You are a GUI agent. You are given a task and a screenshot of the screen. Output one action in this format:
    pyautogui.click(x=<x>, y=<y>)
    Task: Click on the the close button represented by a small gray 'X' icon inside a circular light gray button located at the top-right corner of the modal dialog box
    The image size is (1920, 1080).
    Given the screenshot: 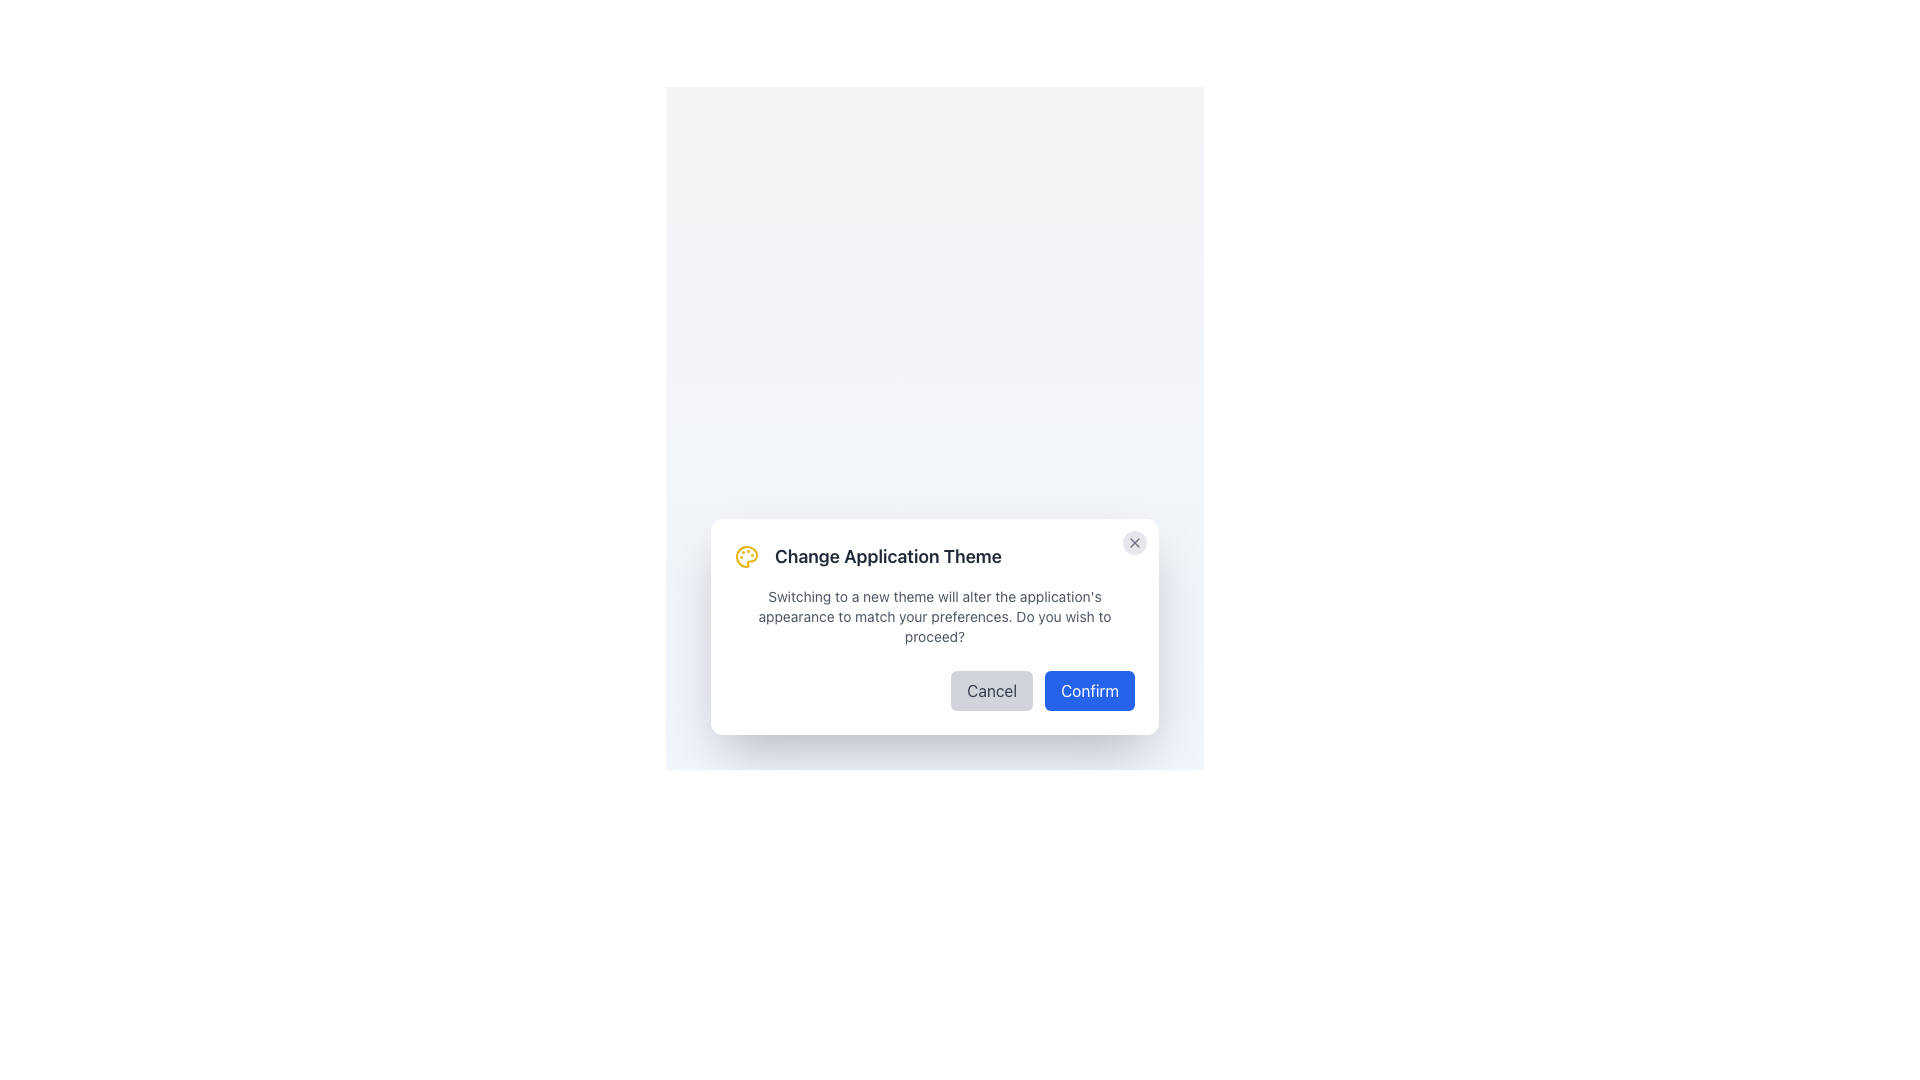 What is the action you would take?
    pyautogui.click(x=1134, y=543)
    